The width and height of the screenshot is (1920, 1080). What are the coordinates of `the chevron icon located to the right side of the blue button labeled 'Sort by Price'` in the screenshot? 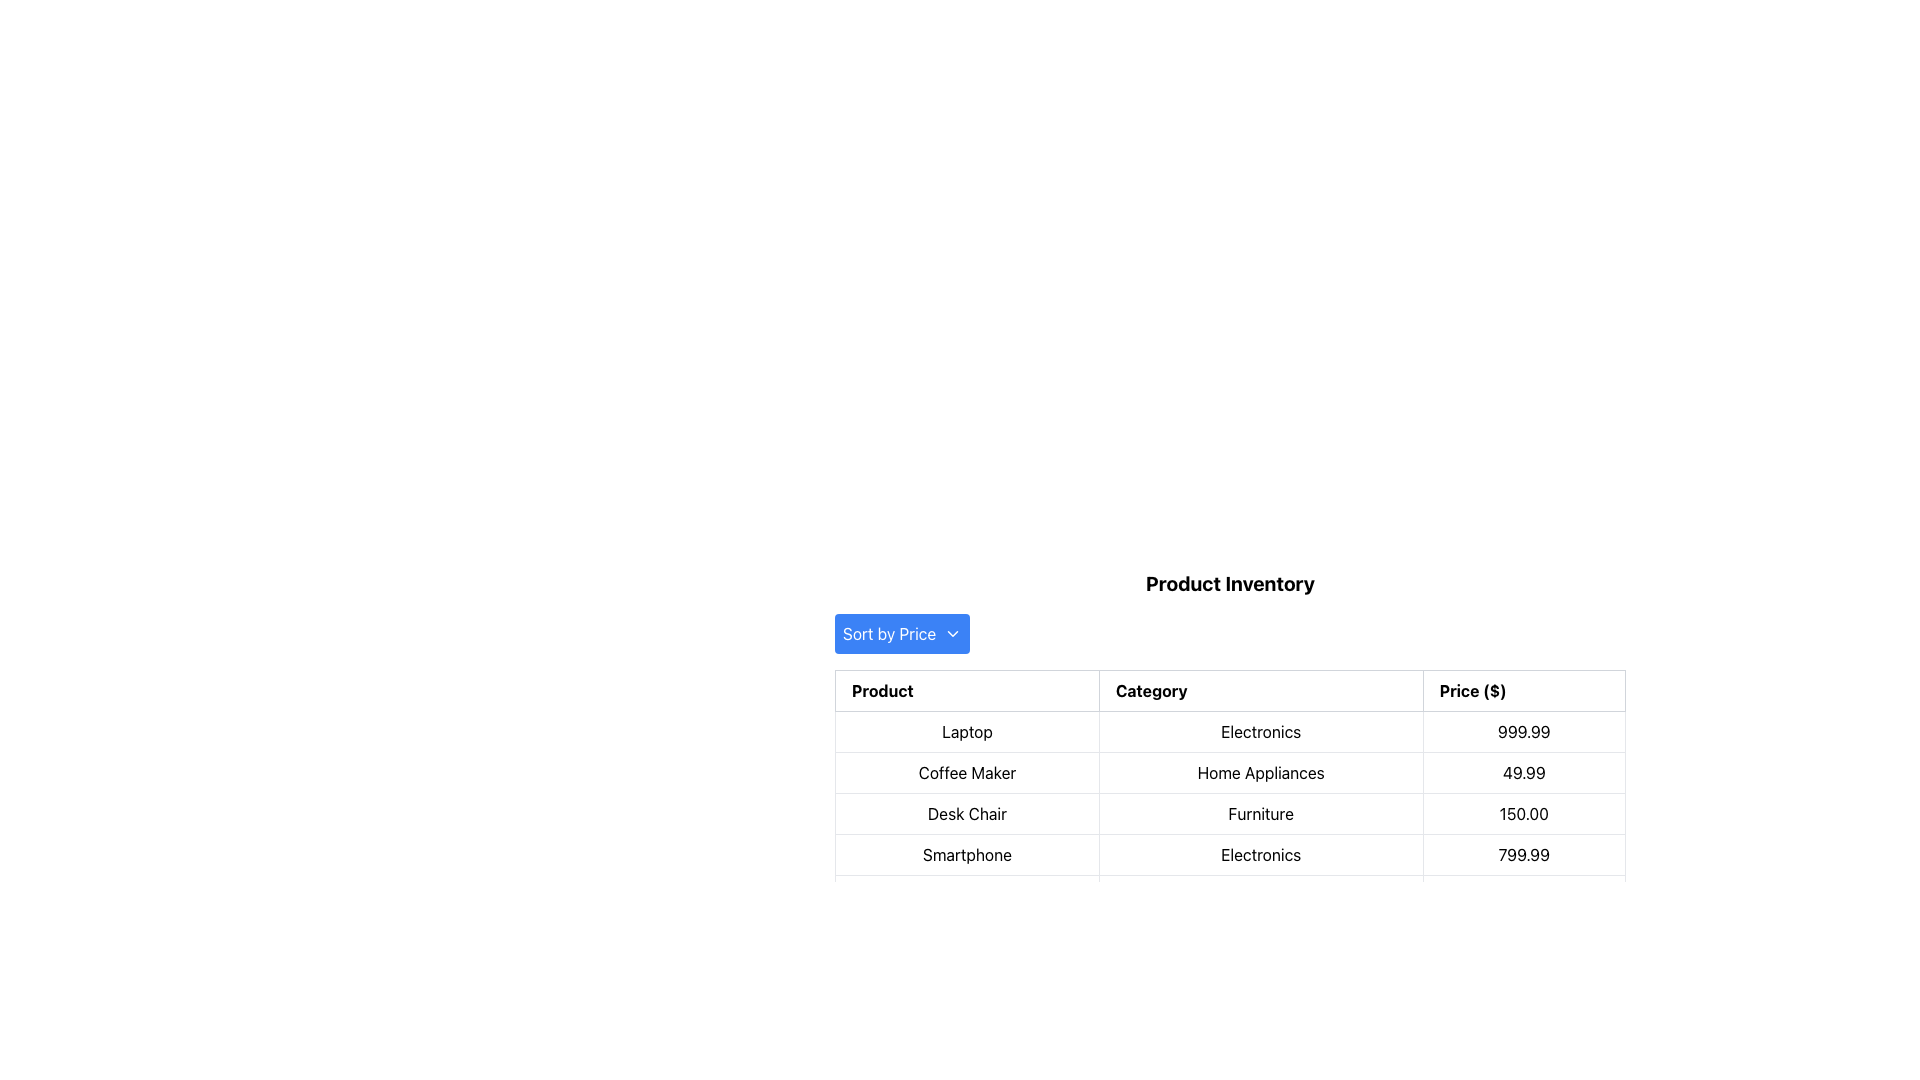 It's located at (952, 633).